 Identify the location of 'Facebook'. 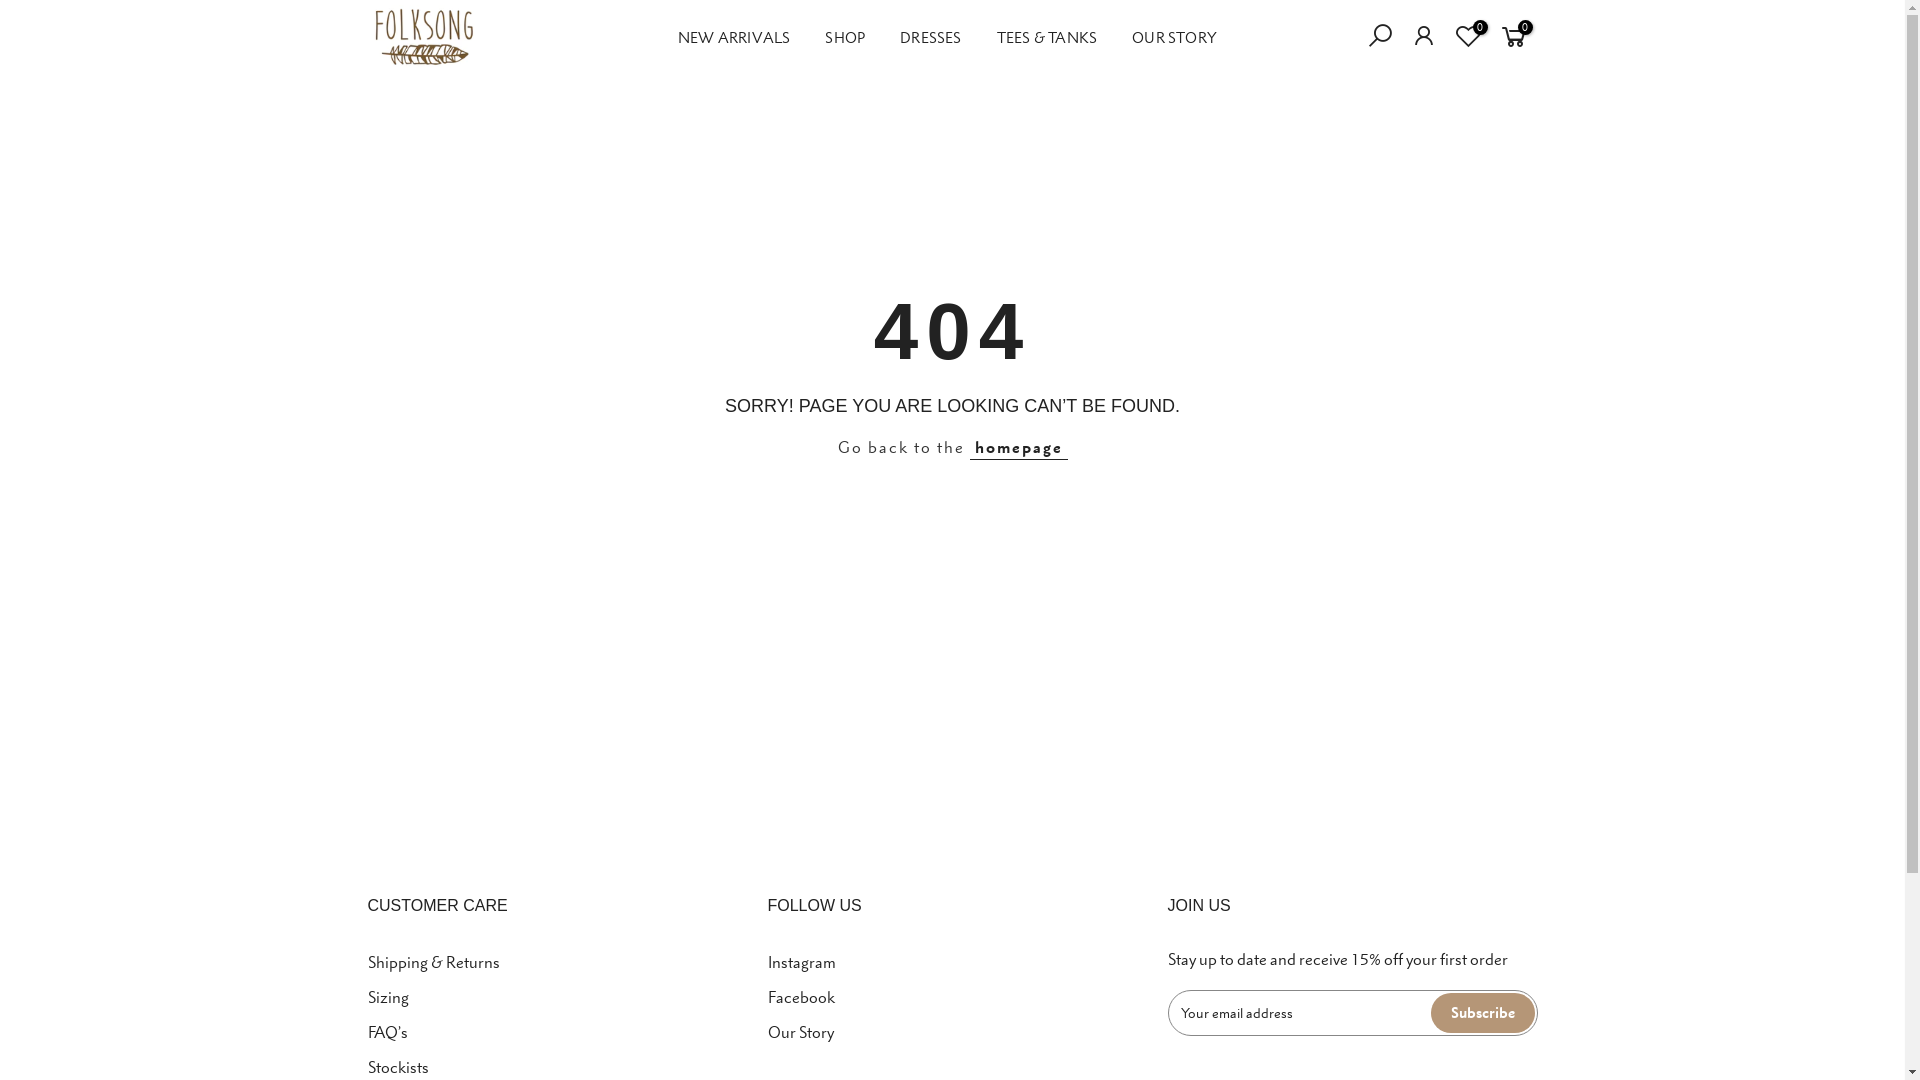
(801, 996).